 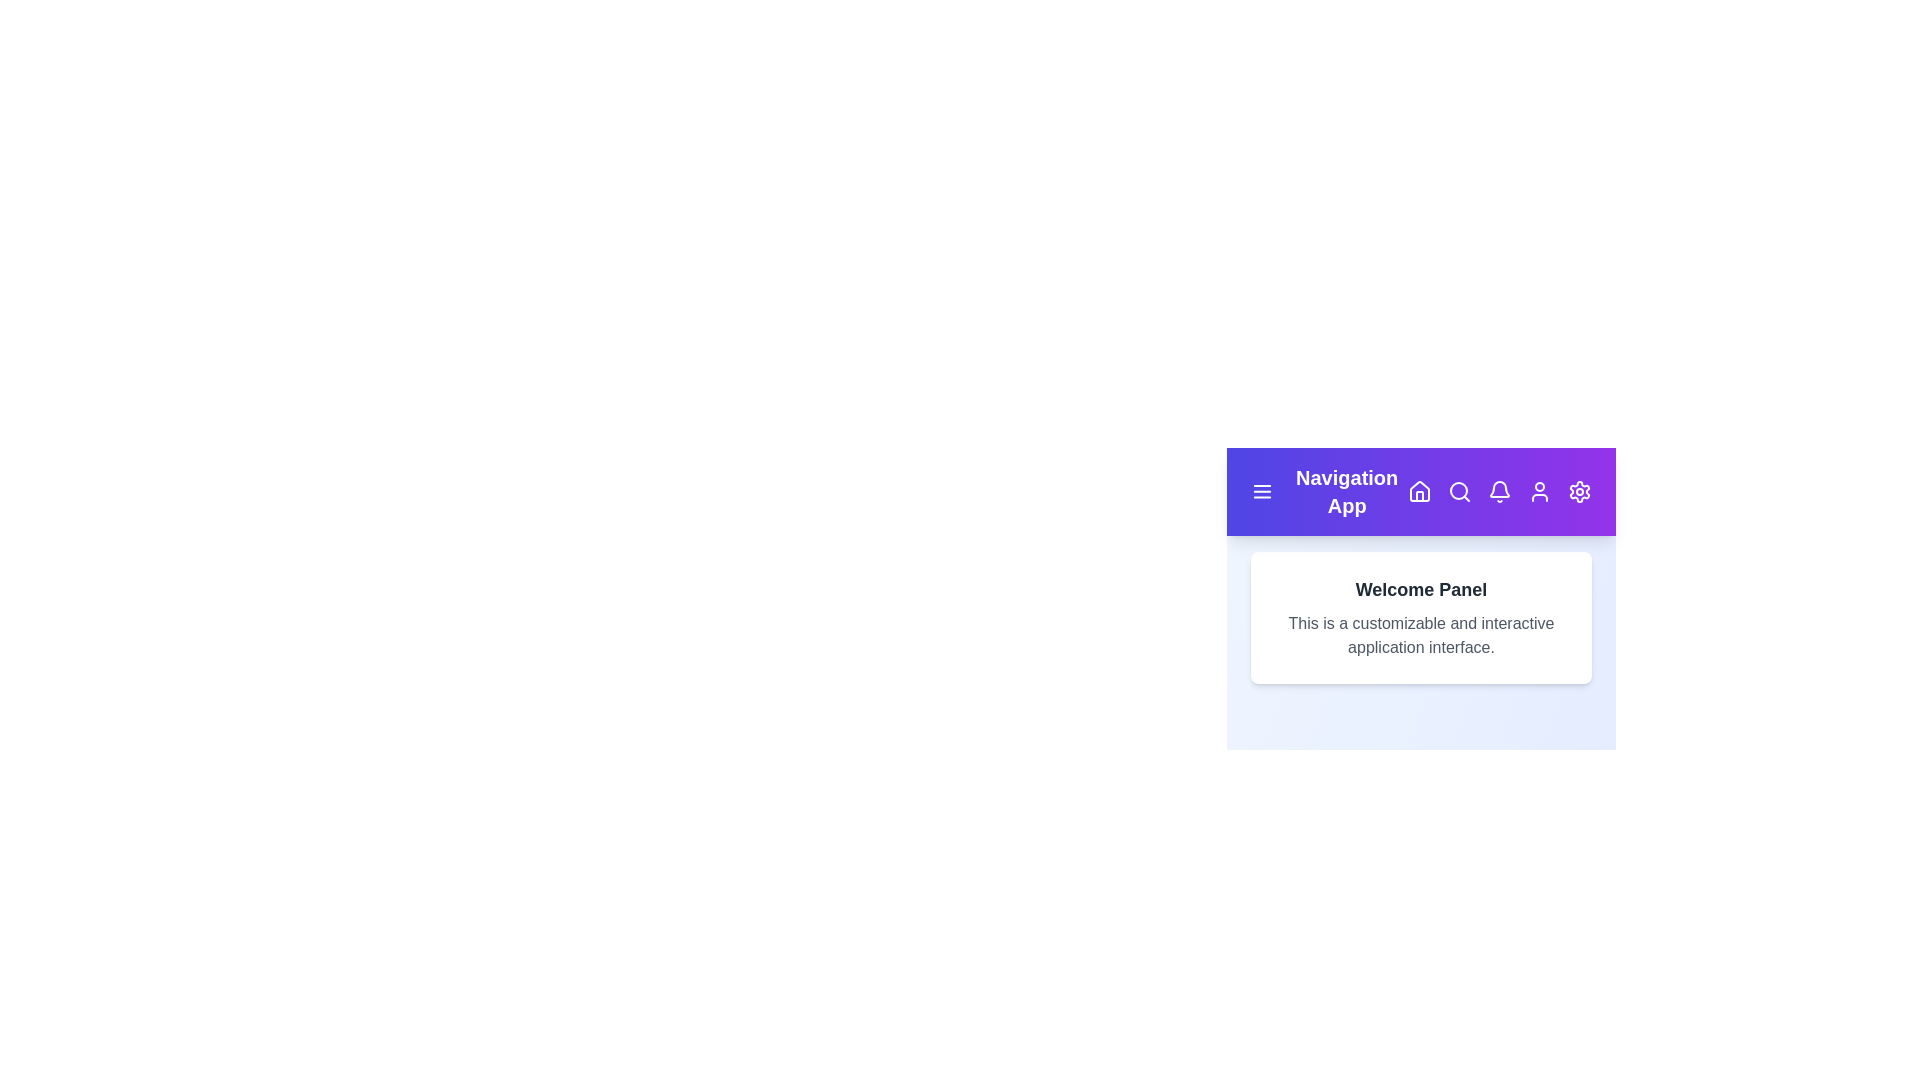 I want to click on the Bell icon in the navigation bar to navigate to its respective section, so click(x=1499, y=492).